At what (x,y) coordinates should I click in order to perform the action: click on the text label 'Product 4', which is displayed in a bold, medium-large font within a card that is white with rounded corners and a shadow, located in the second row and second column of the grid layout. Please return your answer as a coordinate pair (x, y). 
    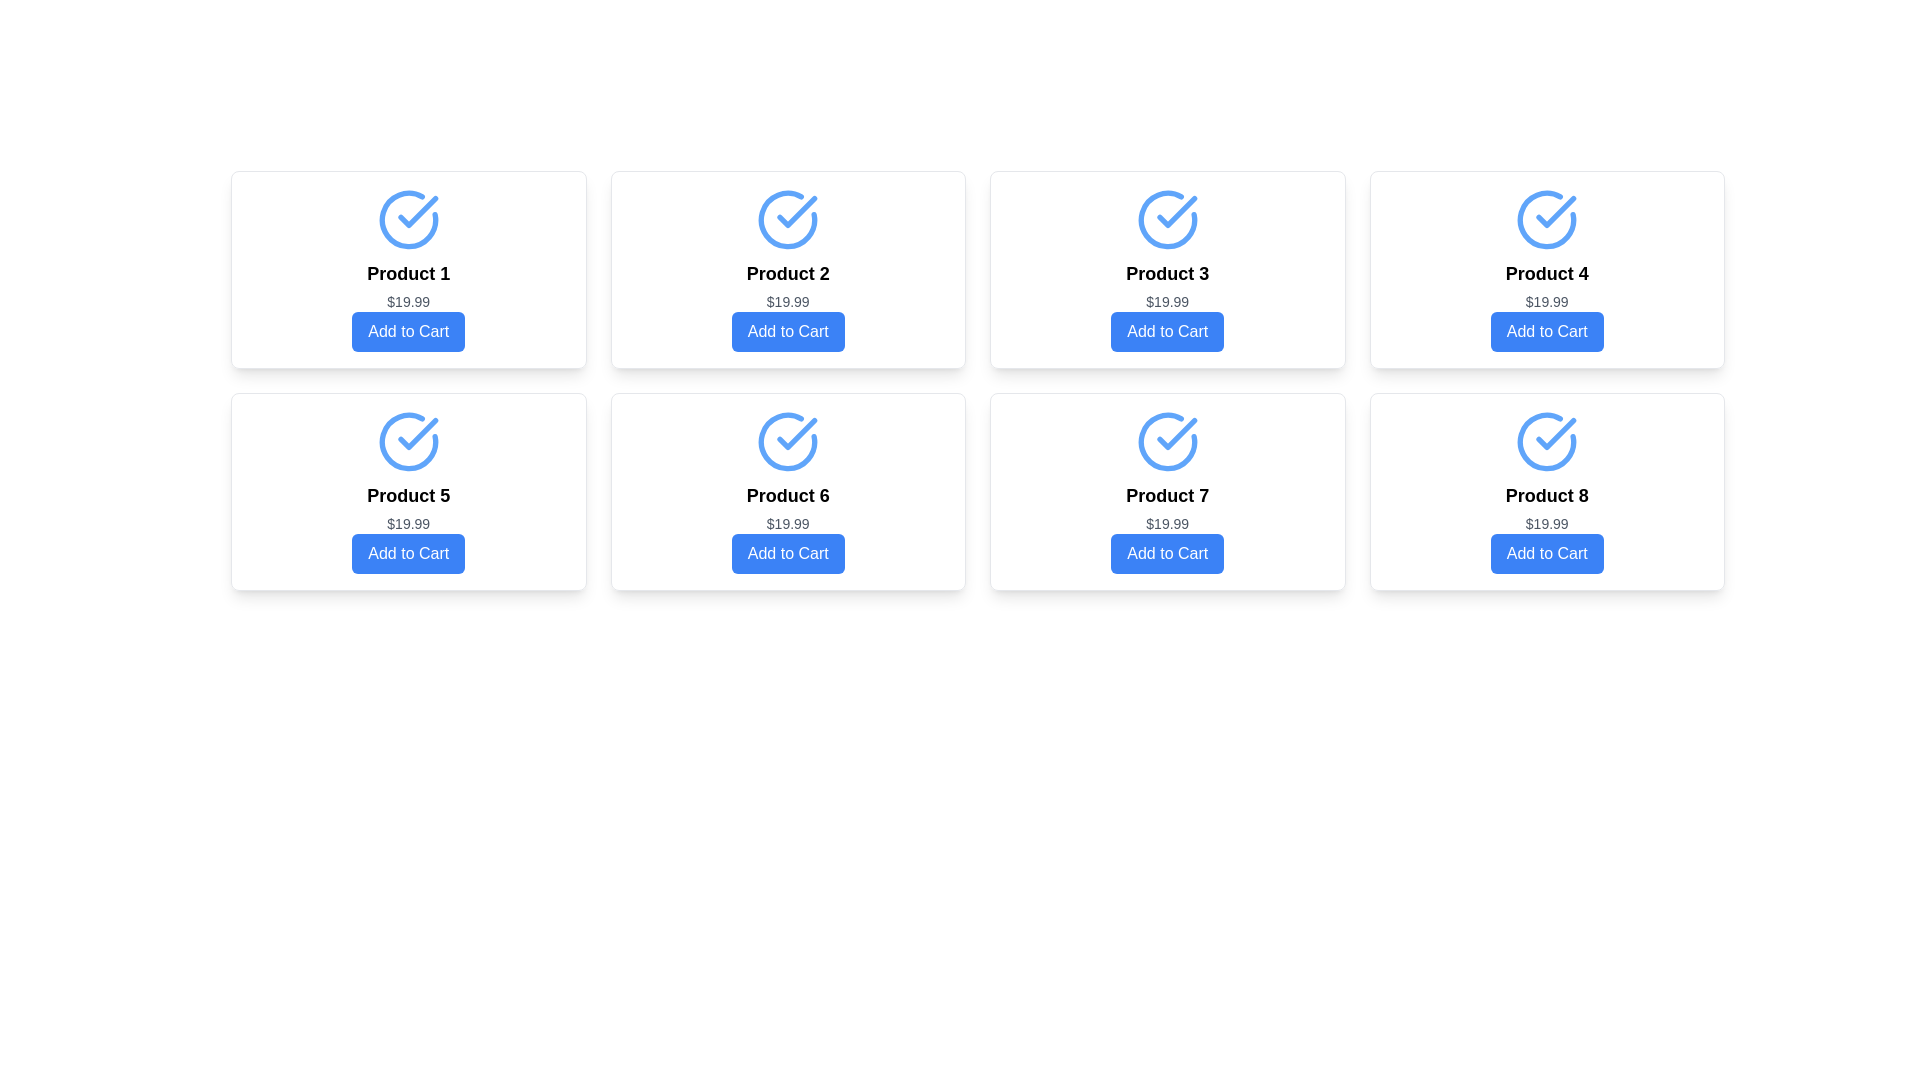
    Looking at the image, I should click on (1546, 273).